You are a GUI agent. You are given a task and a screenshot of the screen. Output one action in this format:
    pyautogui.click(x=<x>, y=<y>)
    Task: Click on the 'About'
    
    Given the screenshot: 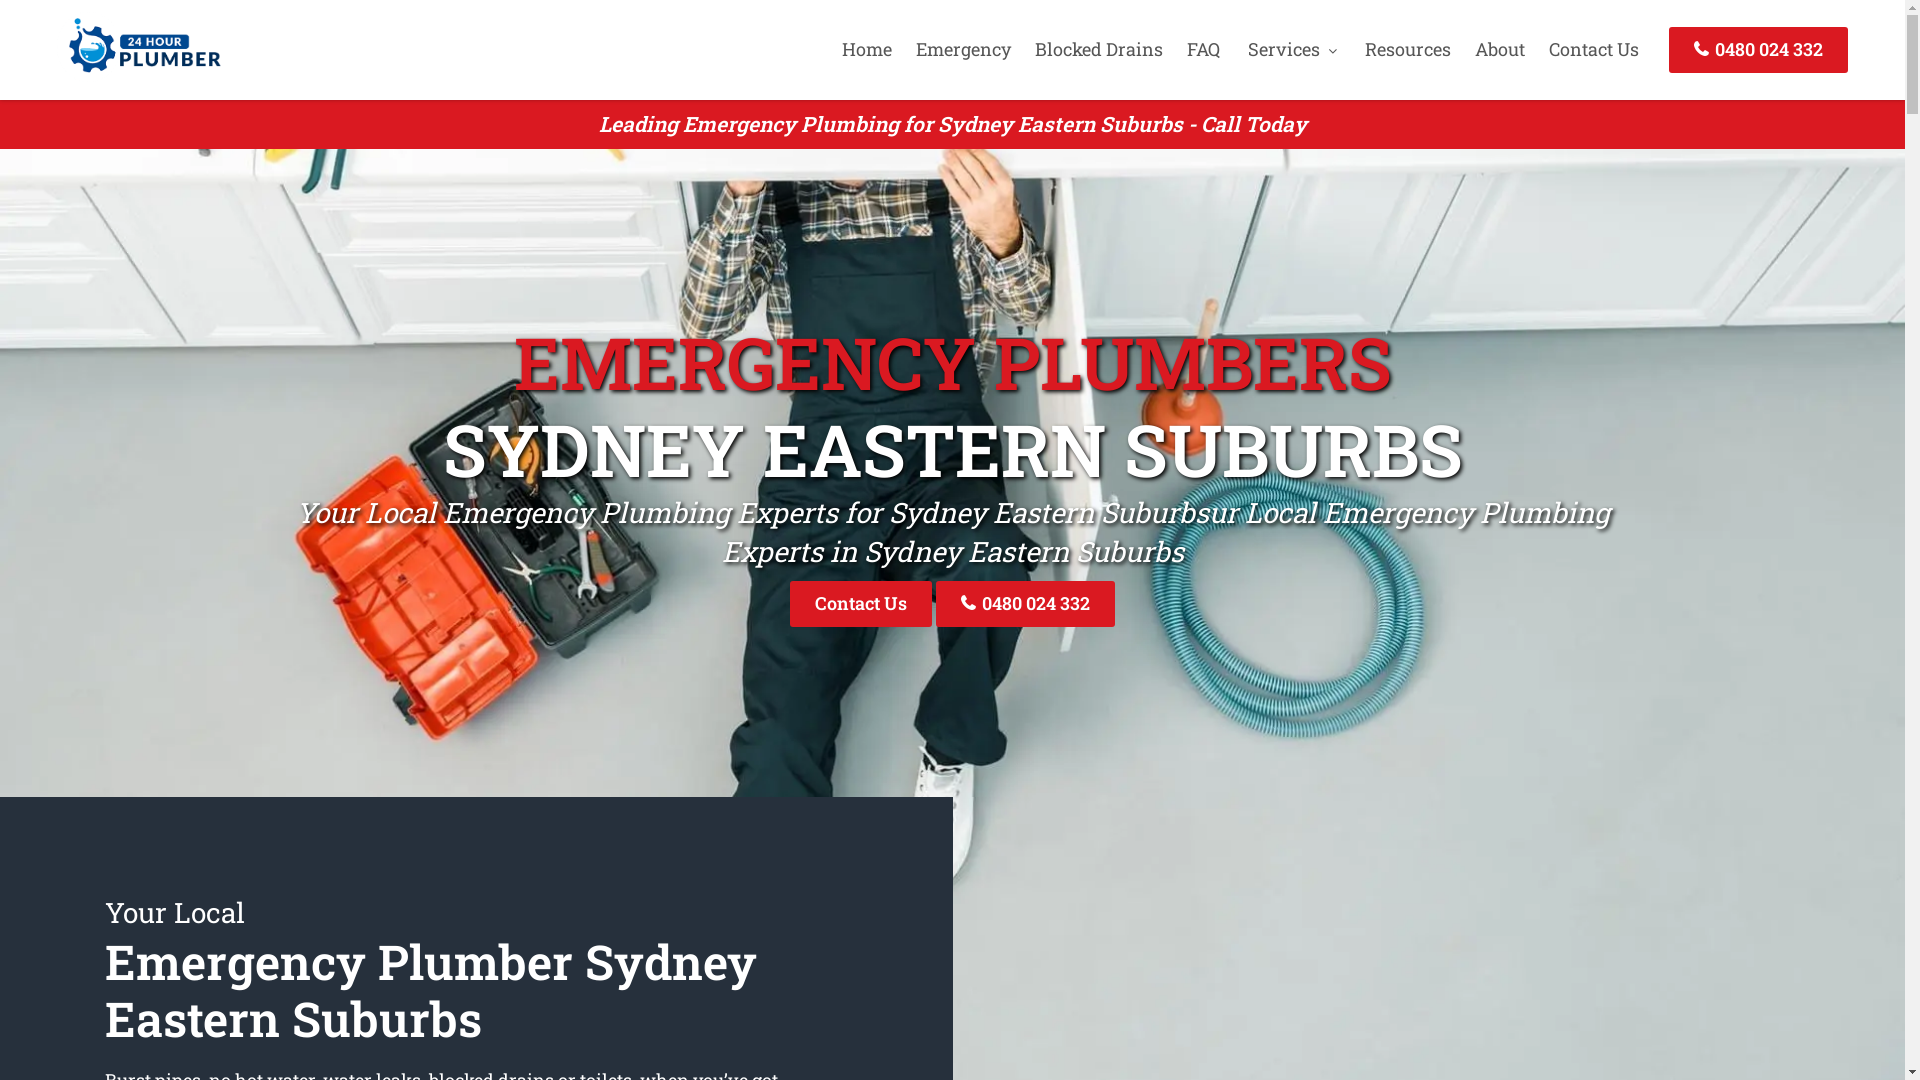 What is the action you would take?
    pyautogui.click(x=1499, y=48)
    